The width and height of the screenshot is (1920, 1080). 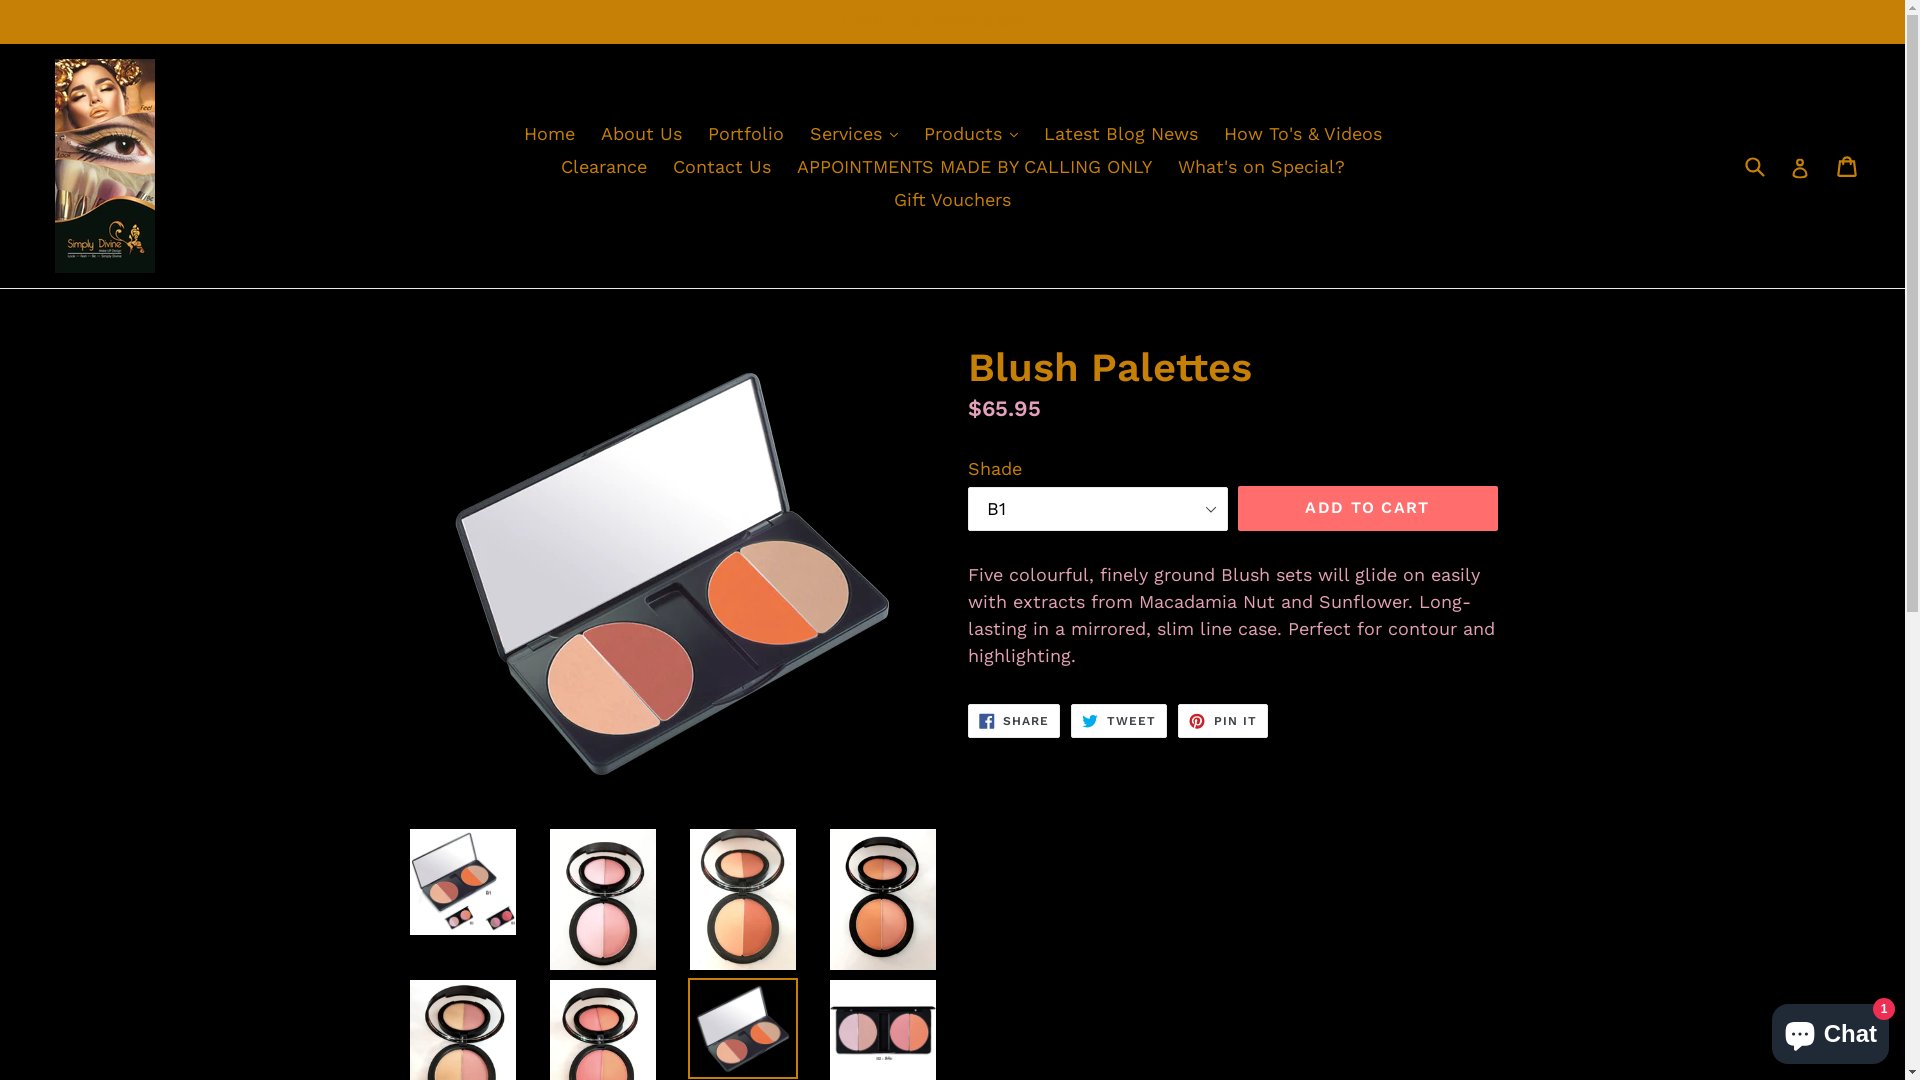 I want to click on 'Cart, so click(x=1847, y=165).